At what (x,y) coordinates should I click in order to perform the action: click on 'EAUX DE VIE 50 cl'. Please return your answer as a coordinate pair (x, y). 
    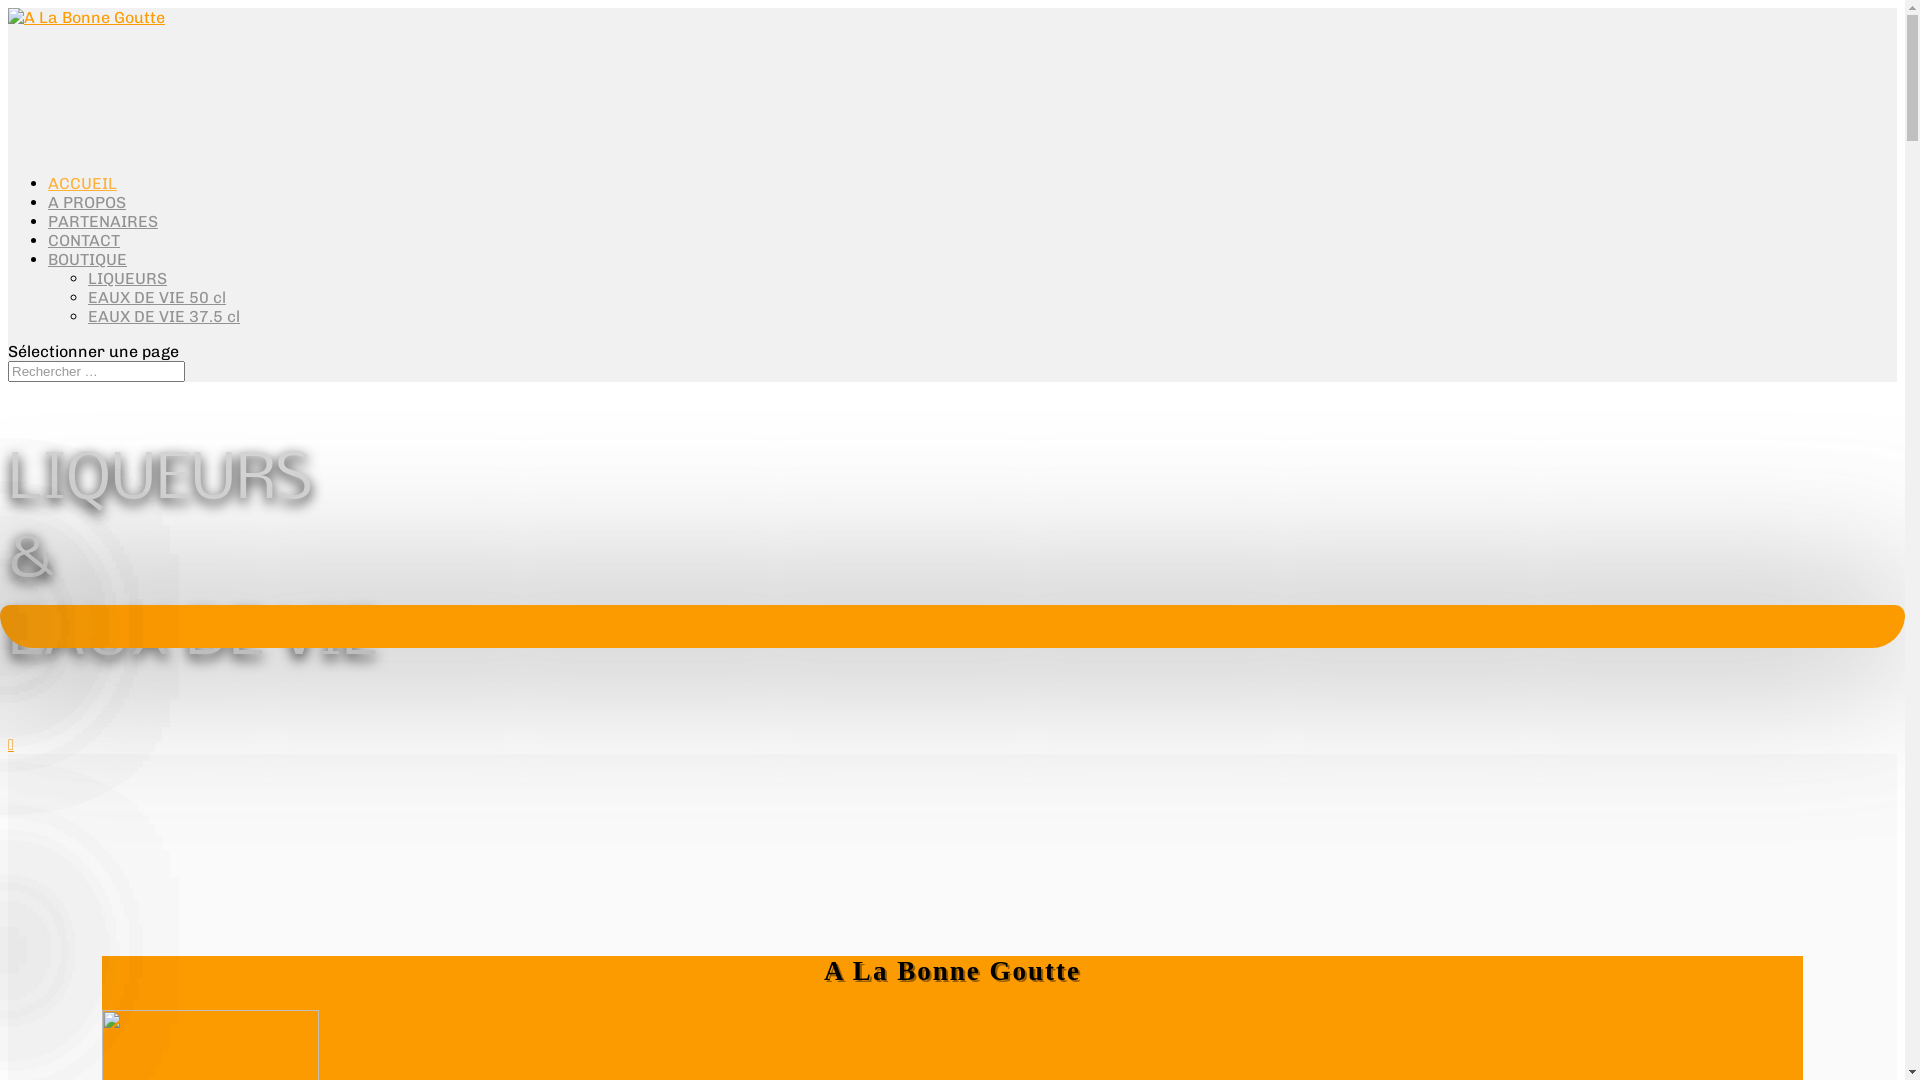
    Looking at the image, I should click on (156, 297).